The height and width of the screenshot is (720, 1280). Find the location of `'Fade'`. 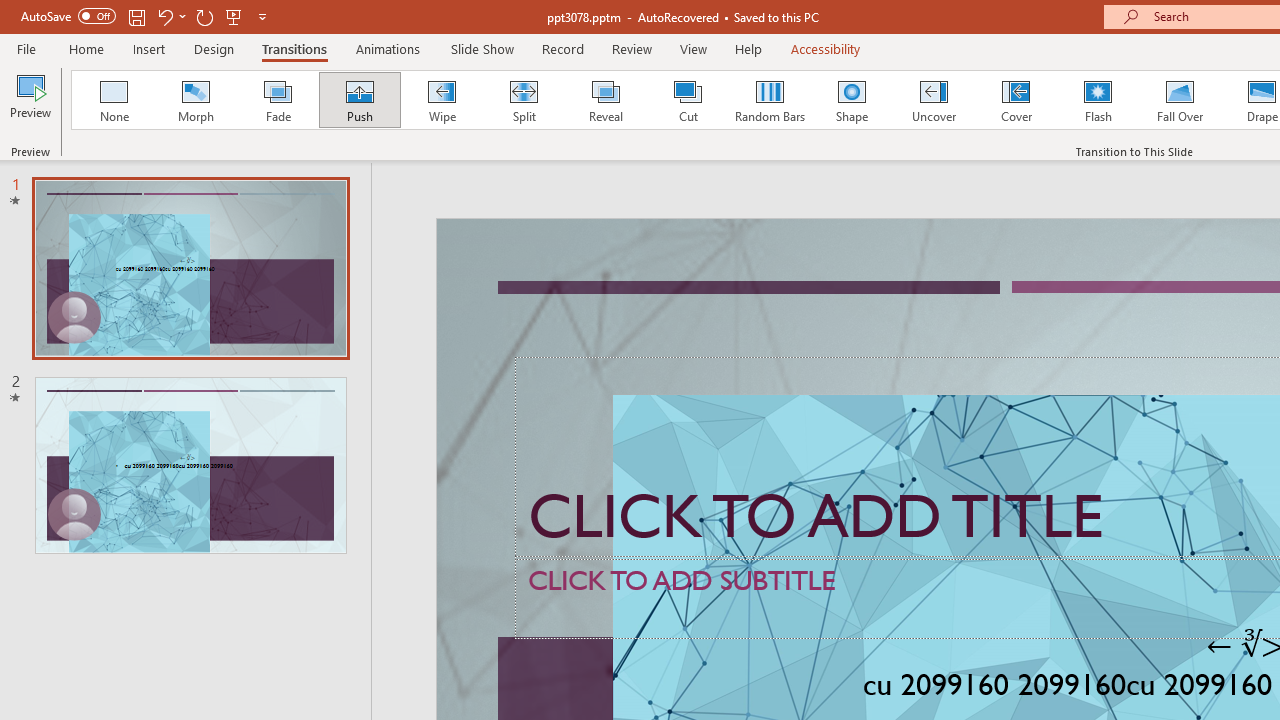

'Fade' is located at coordinates (276, 100).